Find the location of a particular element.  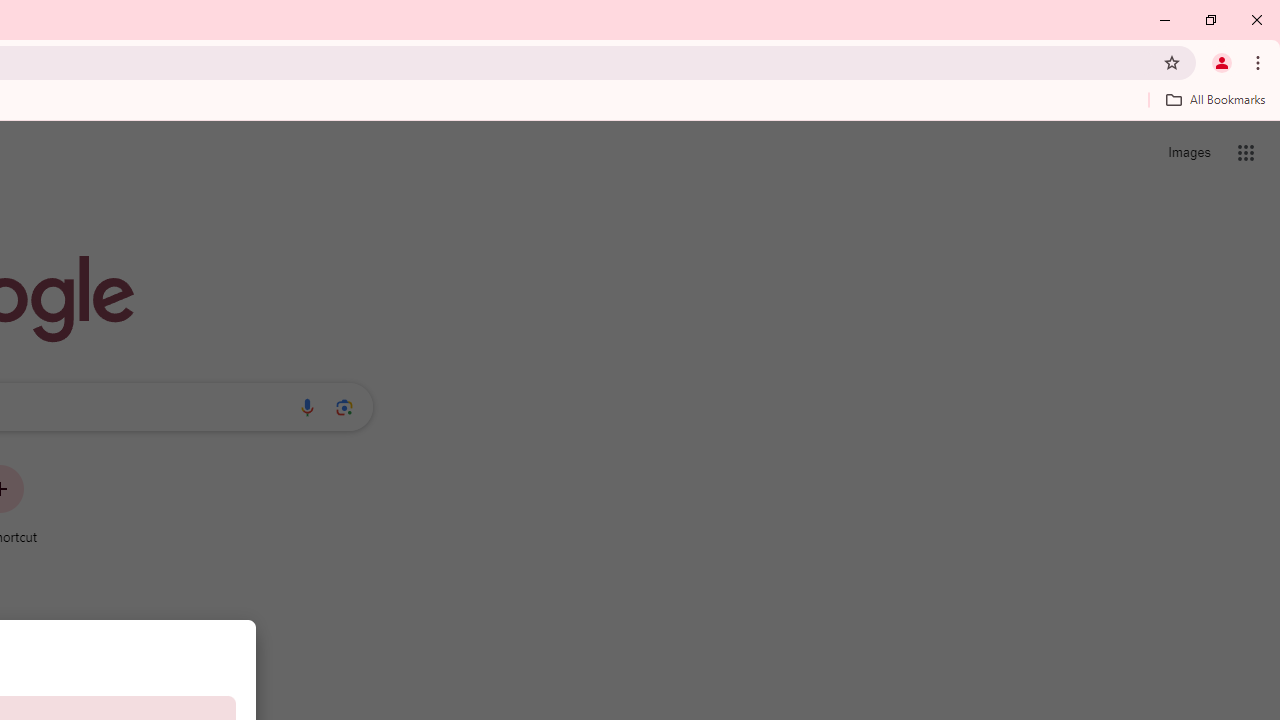

'Close' is located at coordinates (1255, 20).